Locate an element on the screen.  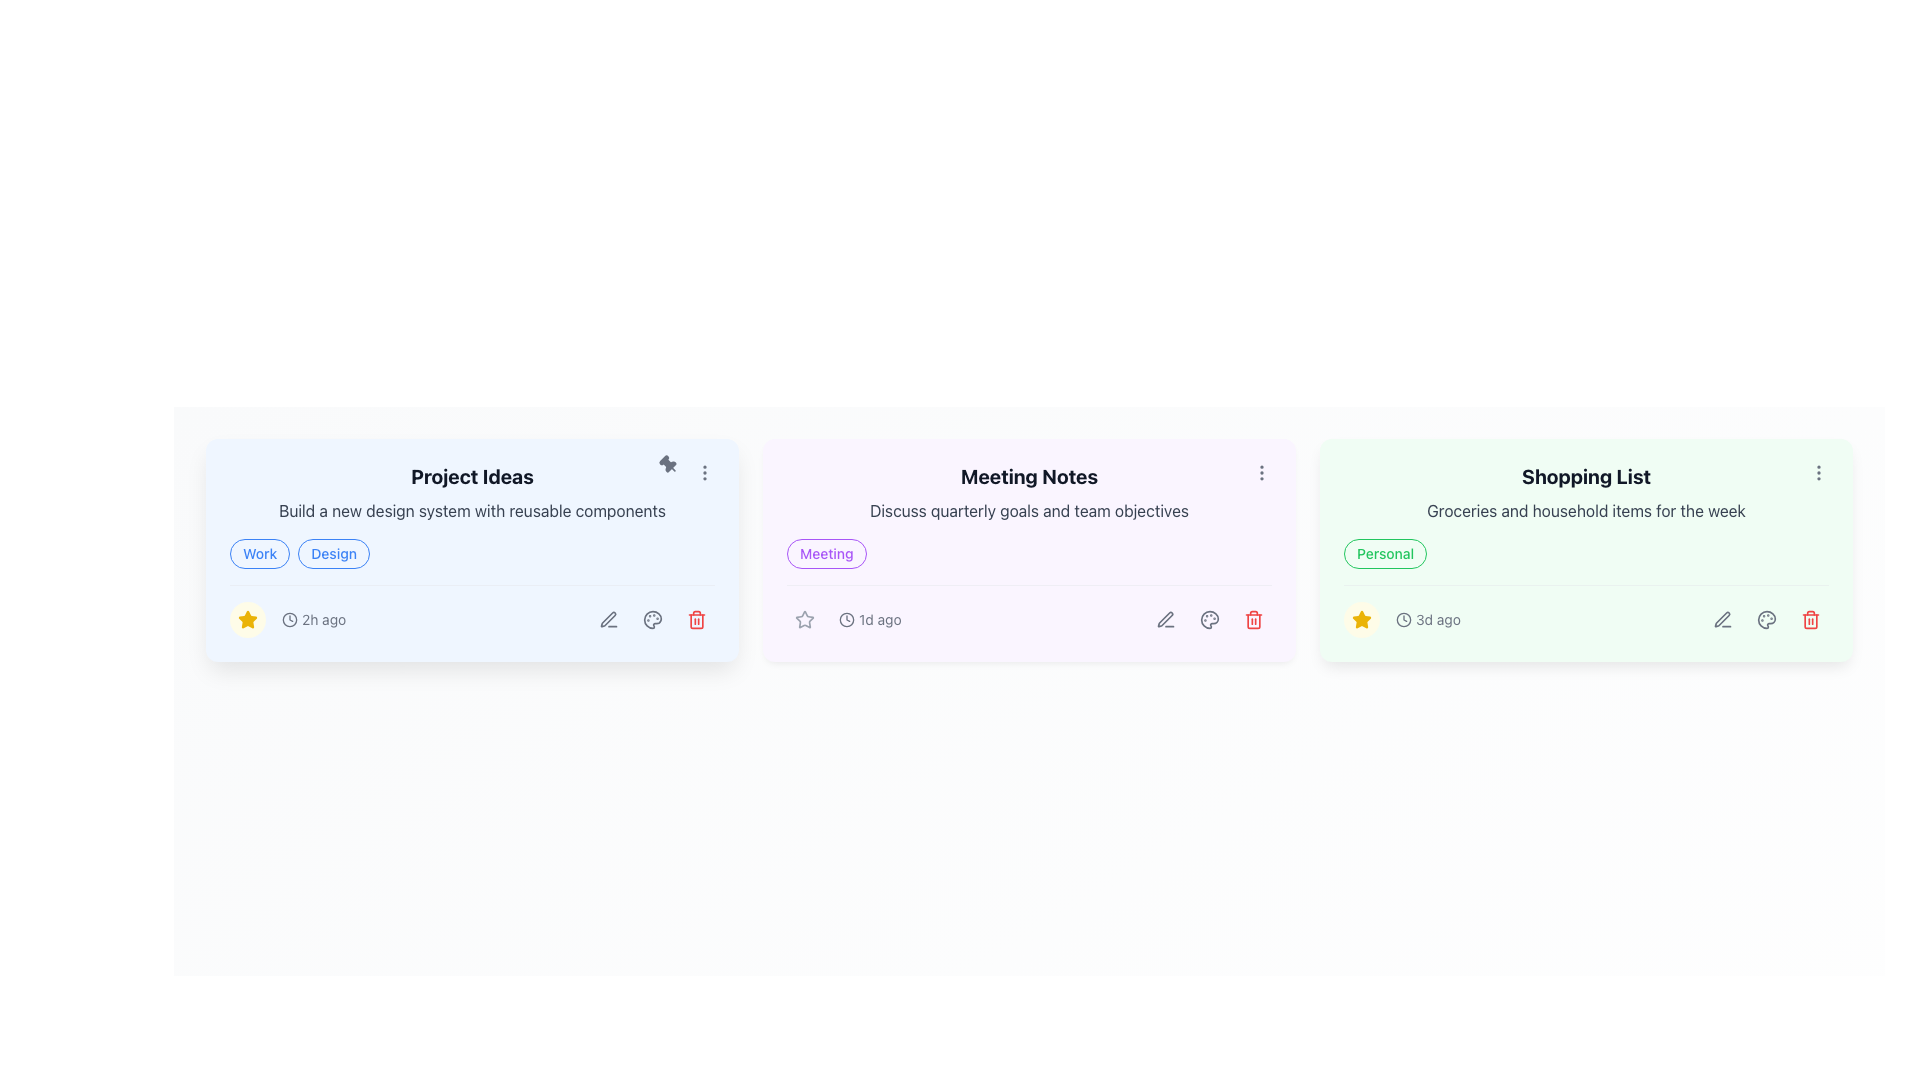
the Footer section of the 'Meeting Notes' card, which provides quick actions and metadata, located at the bottom of the card is located at coordinates (1029, 610).